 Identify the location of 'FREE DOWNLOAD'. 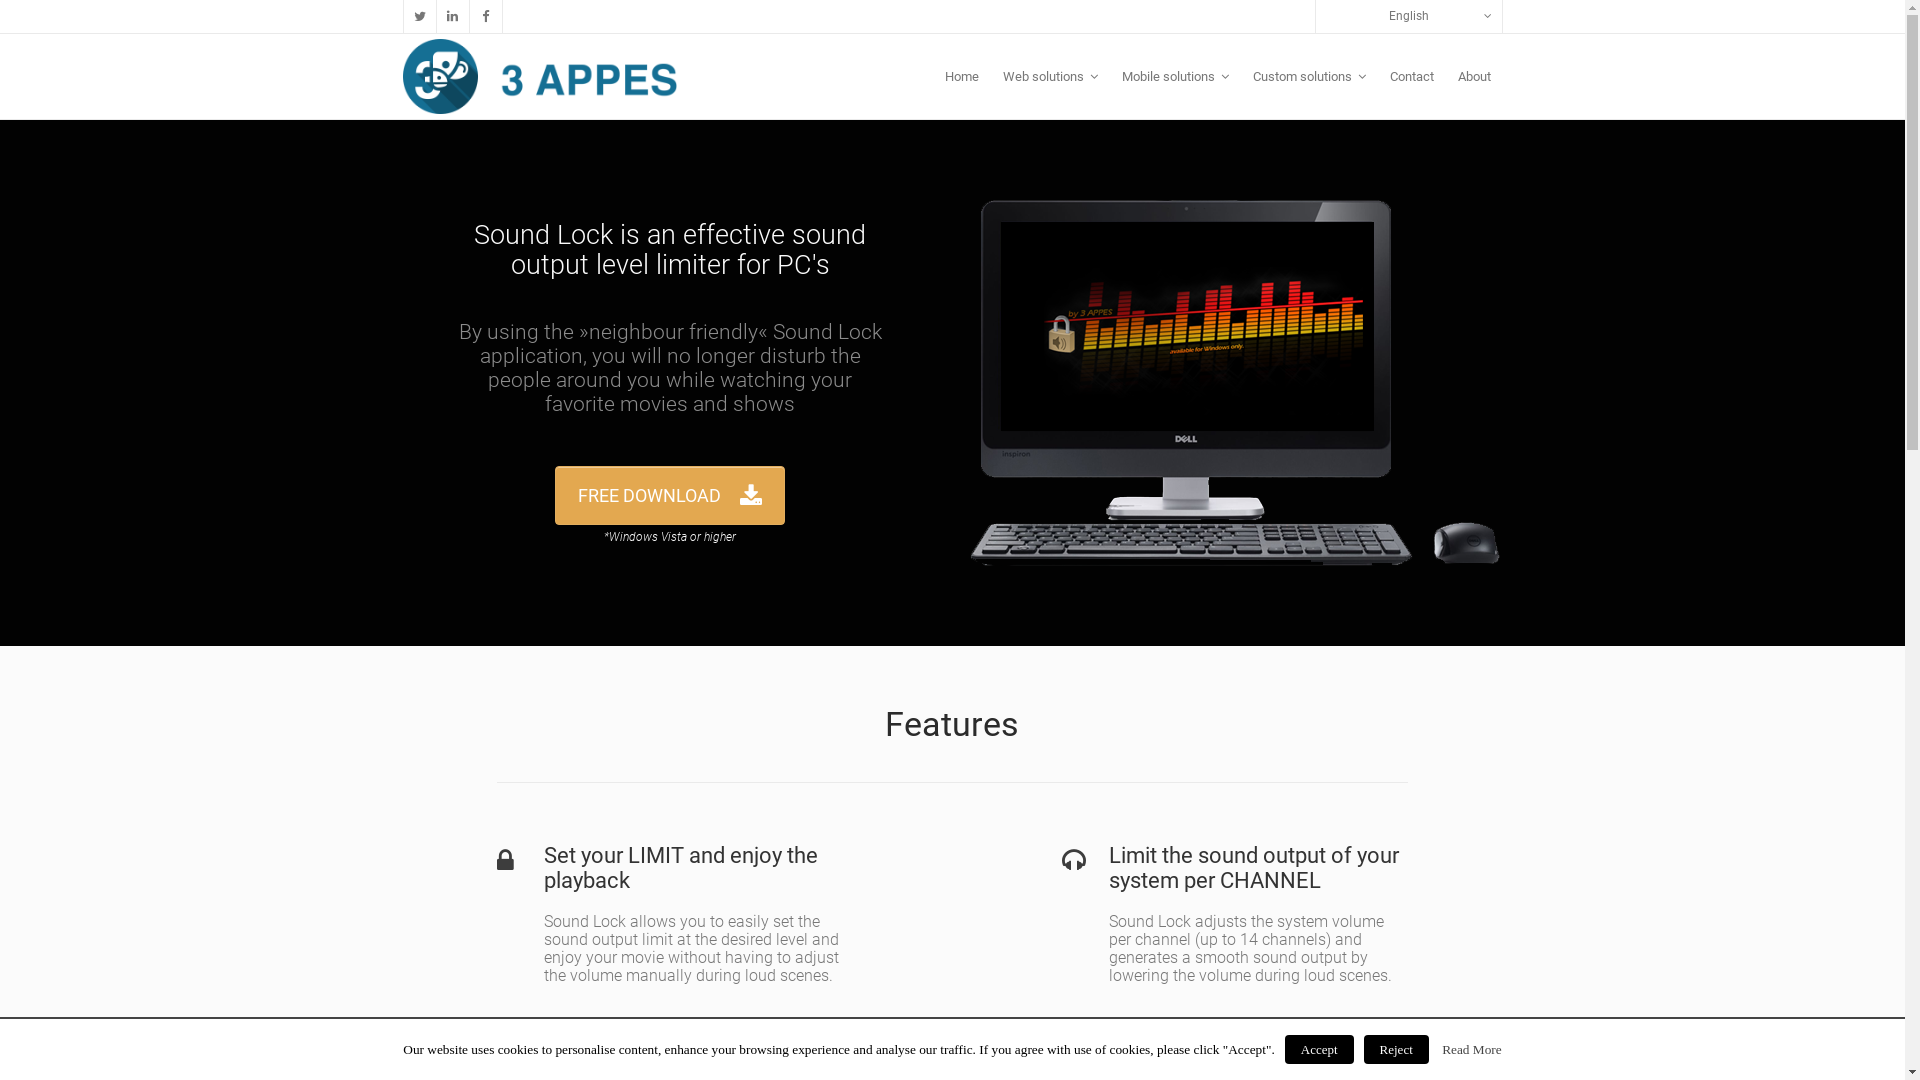
(555, 495).